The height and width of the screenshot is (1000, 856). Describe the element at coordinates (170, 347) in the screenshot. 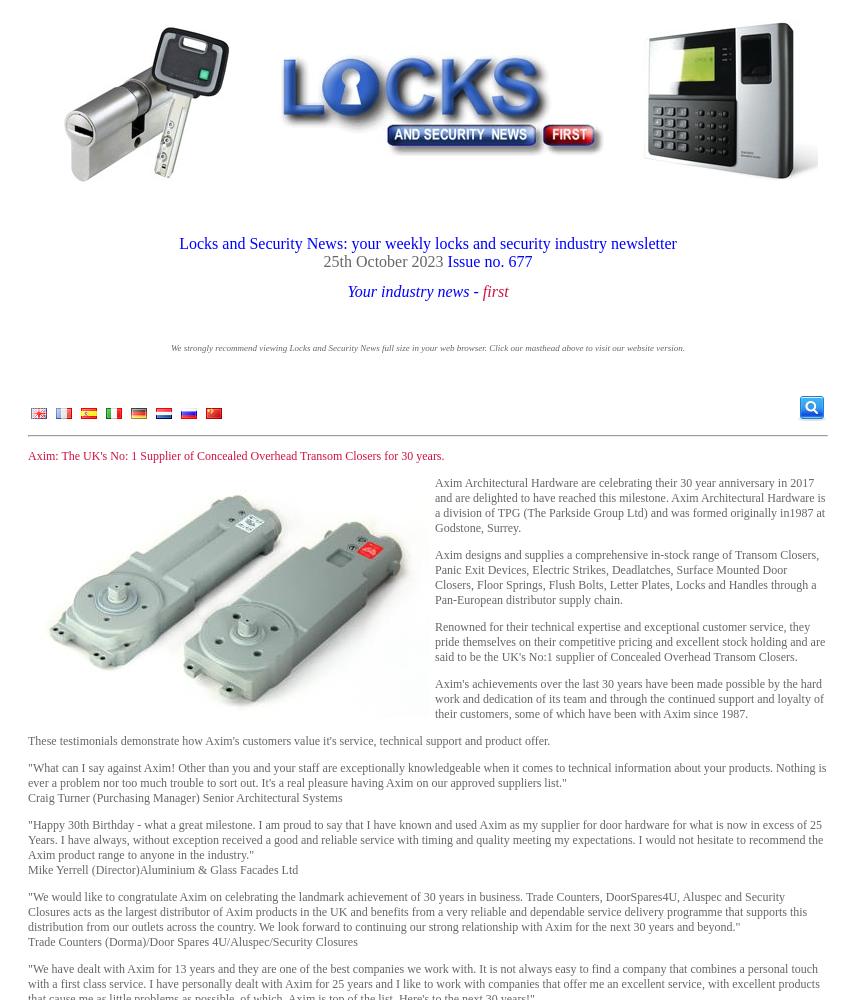

I see `'We strongly recommend viewing Locks and Security News full size in your web browser. Click our masthead above to visit our website version.'` at that location.